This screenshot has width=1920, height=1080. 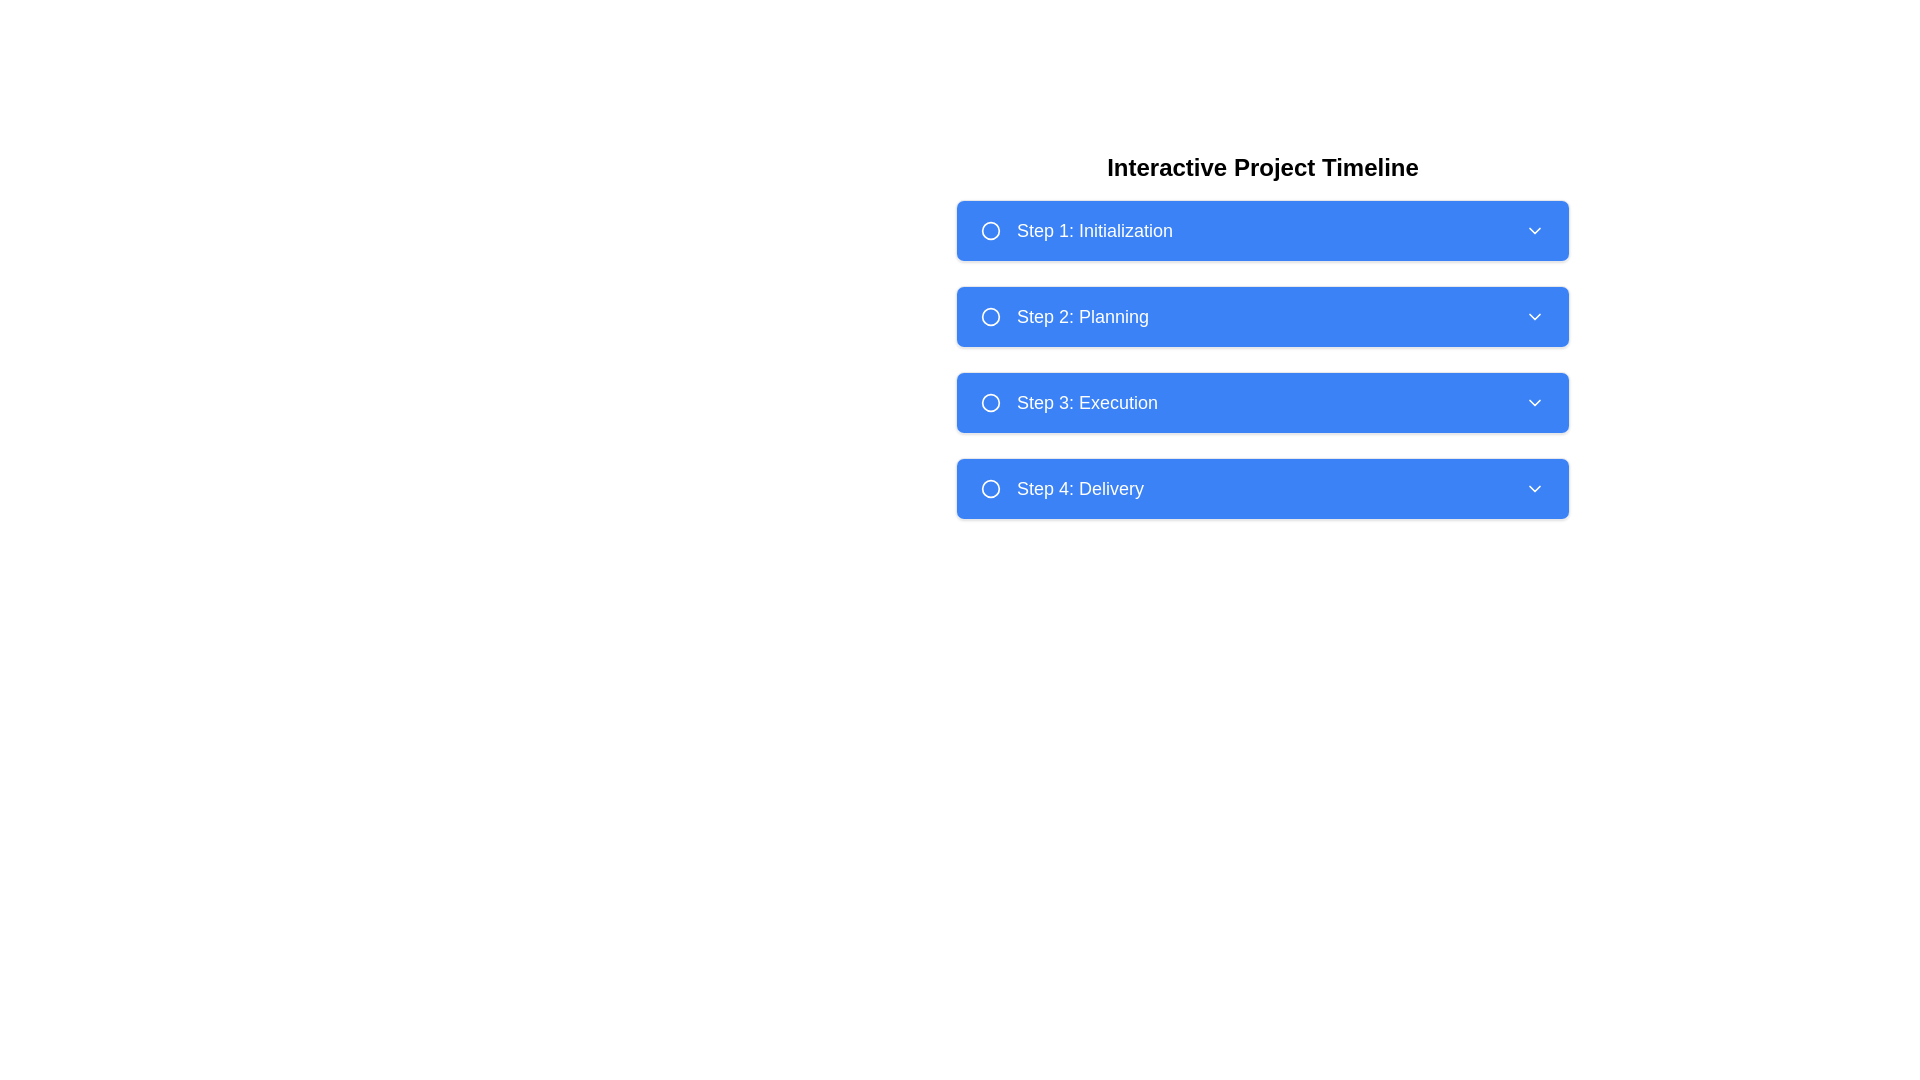 I want to click on text label that says 'Step 4: Delivery', which is styled in bold and located within the blue rectangular box at the end of the steps sequence, so click(x=1079, y=489).